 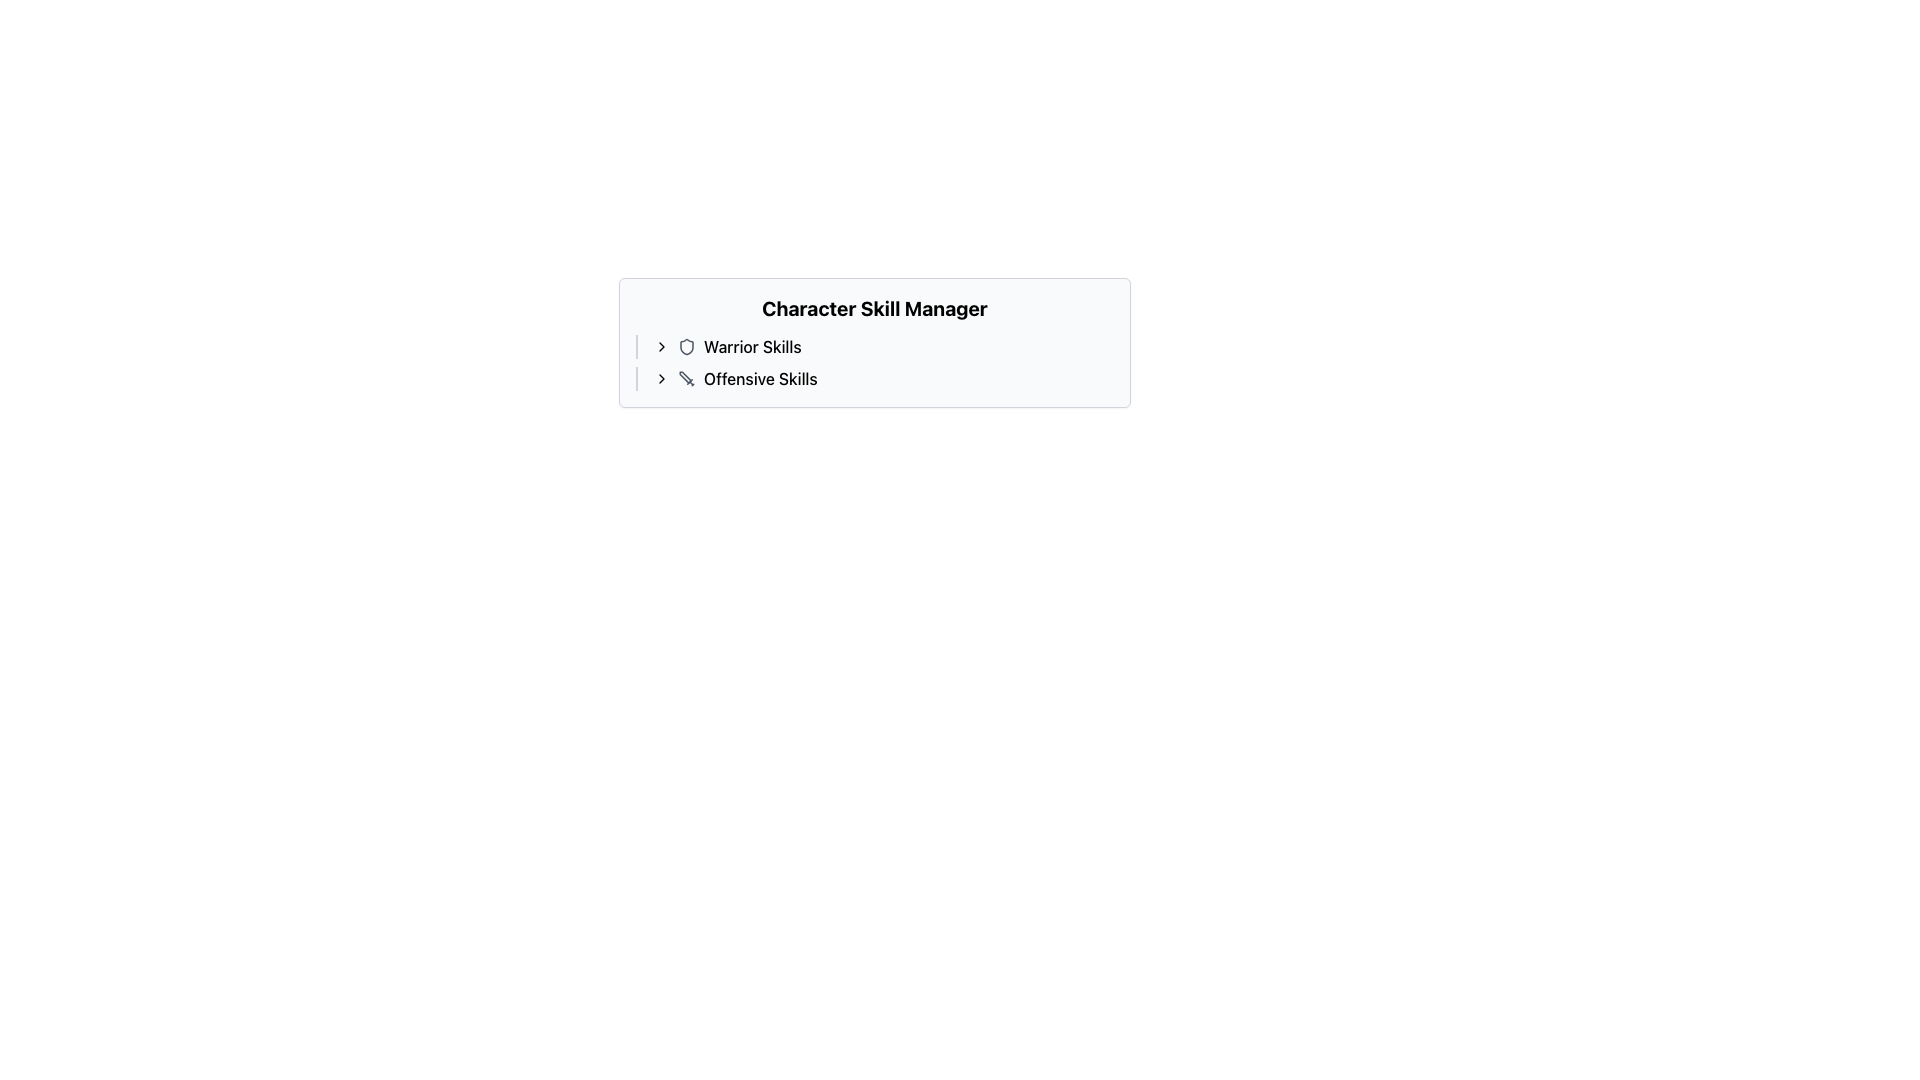 I want to click on the 'Offensive Skills' text label, which is displayed in bold black font and is part of the 'Character Skill Manager' section, so click(x=759, y=378).